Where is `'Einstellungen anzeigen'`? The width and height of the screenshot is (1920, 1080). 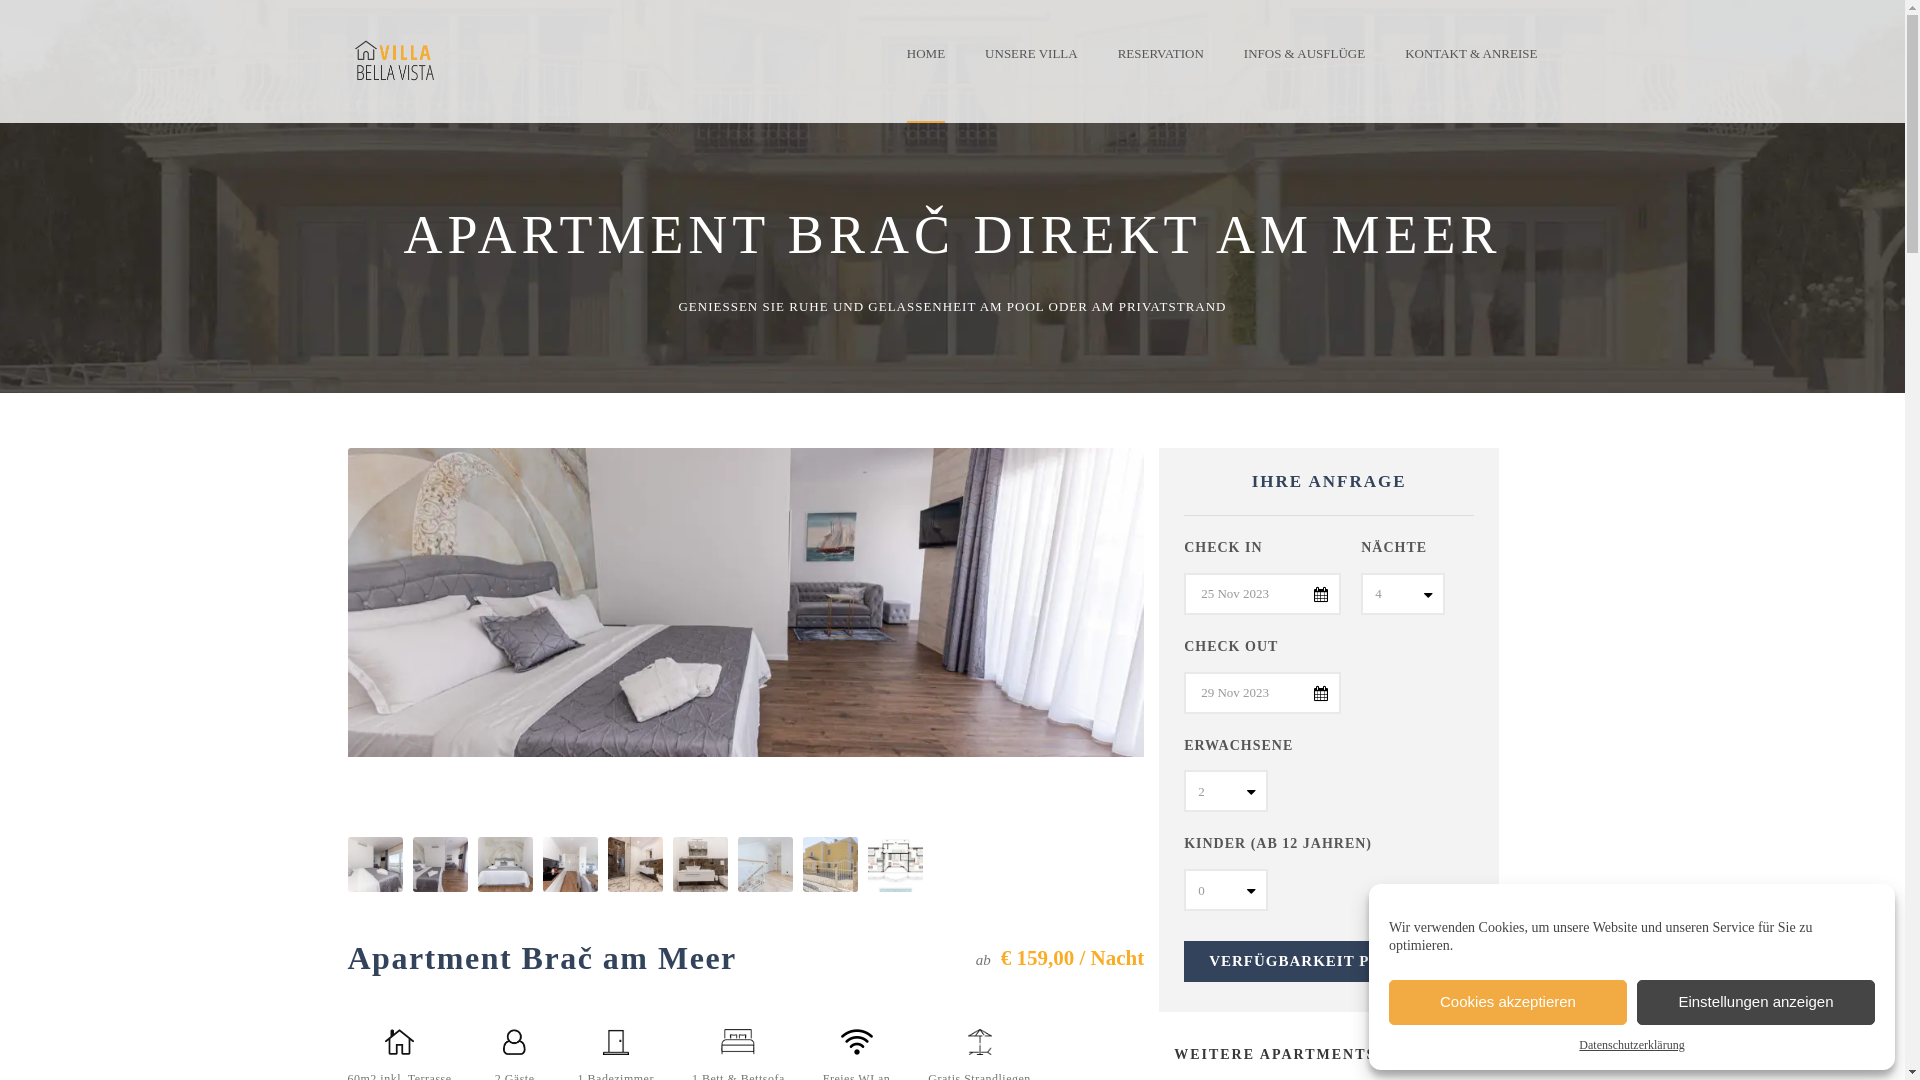 'Einstellungen anzeigen' is located at coordinates (1755, 1002).